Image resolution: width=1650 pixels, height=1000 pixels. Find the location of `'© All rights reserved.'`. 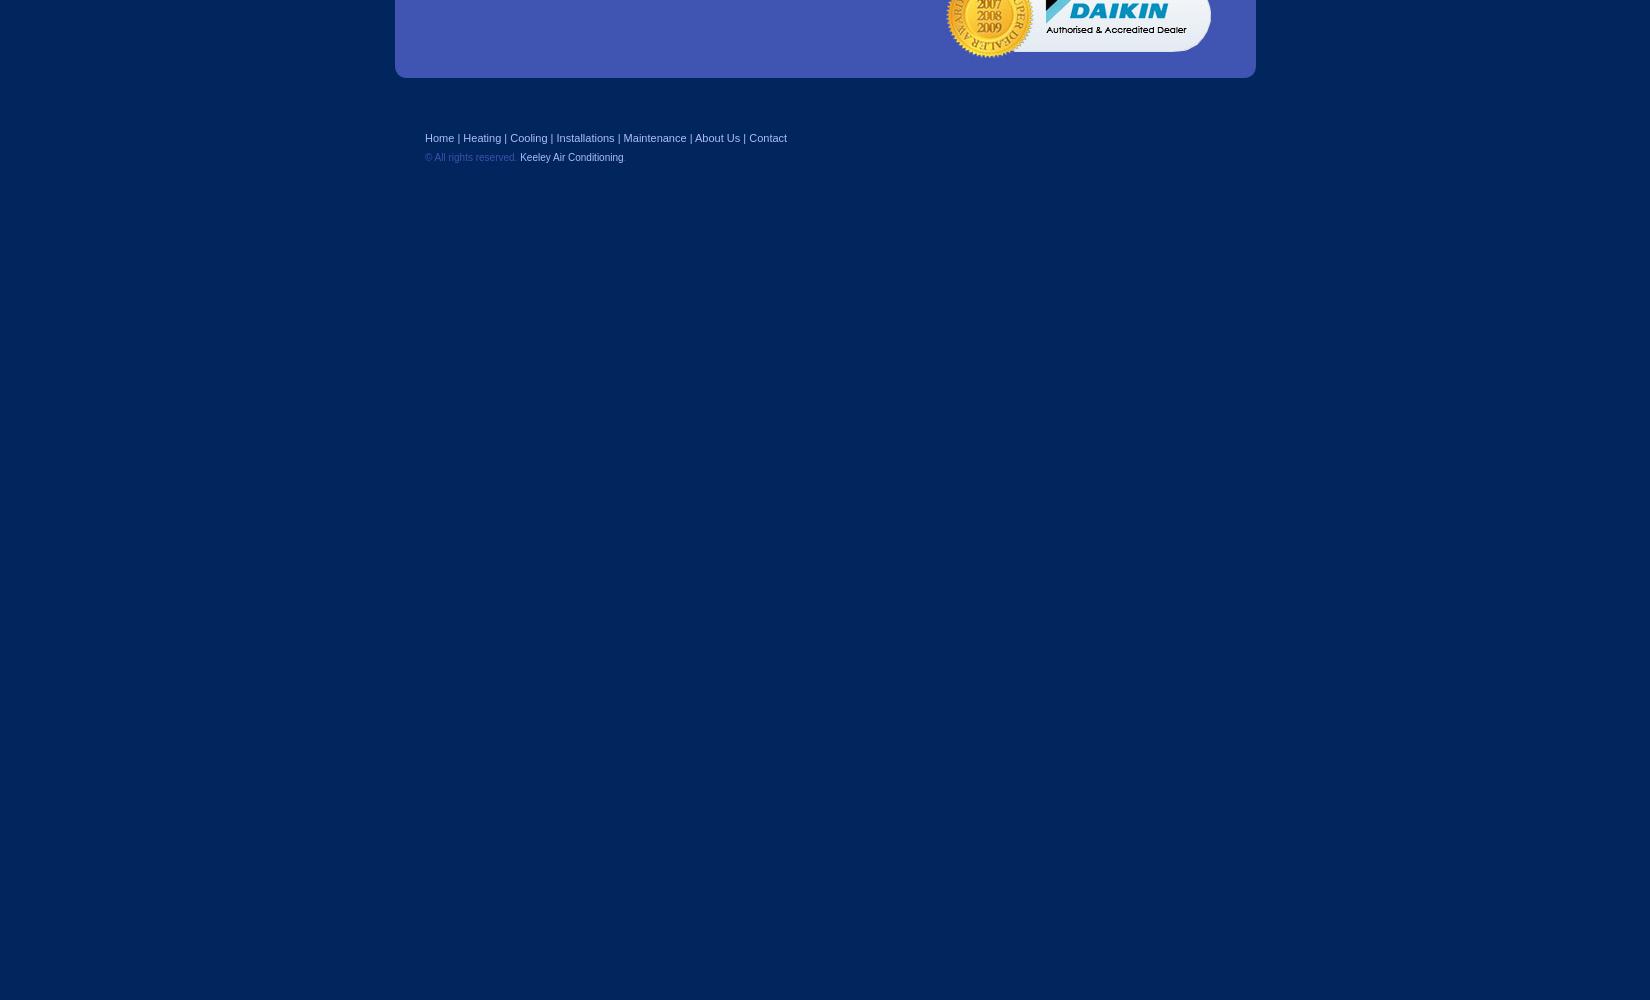

'© All rights reserved.' is located at coordinates (471, 157).